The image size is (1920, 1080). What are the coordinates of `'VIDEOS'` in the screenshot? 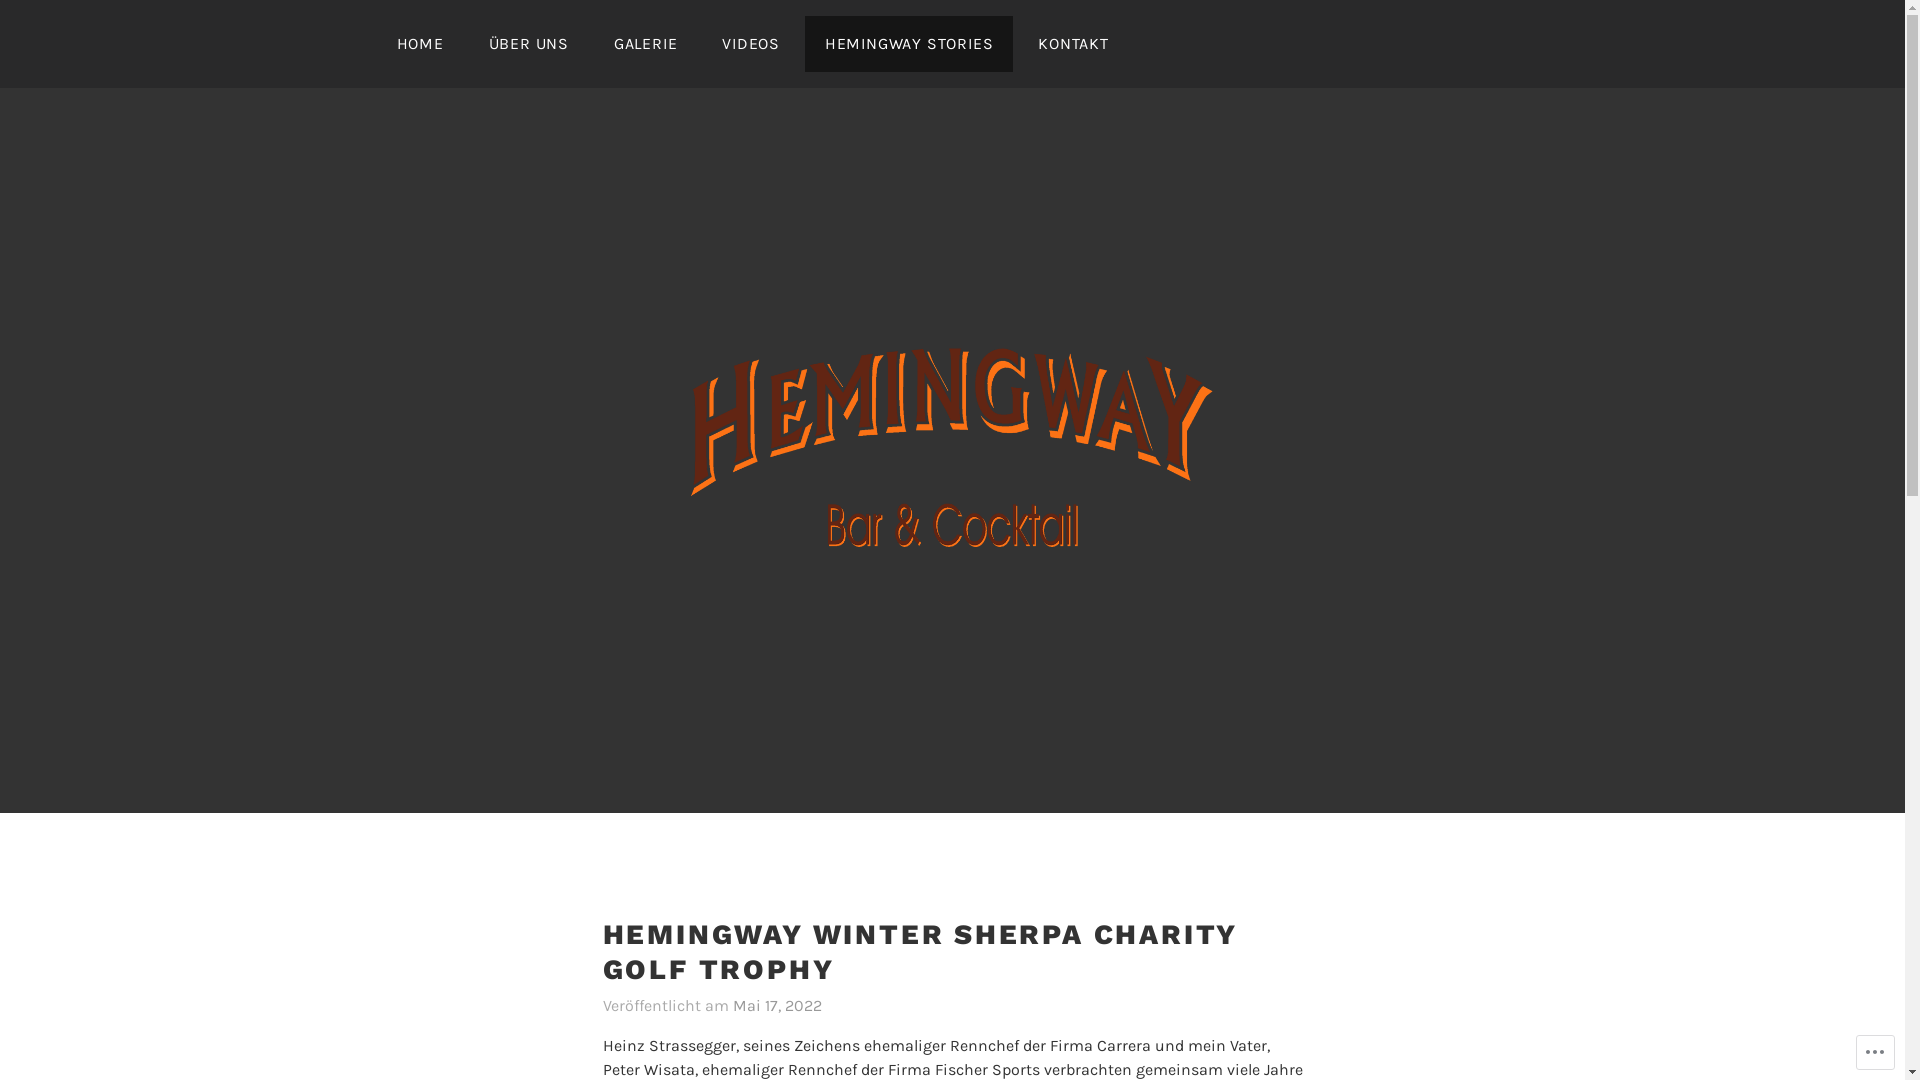 It's located at (749, 43).